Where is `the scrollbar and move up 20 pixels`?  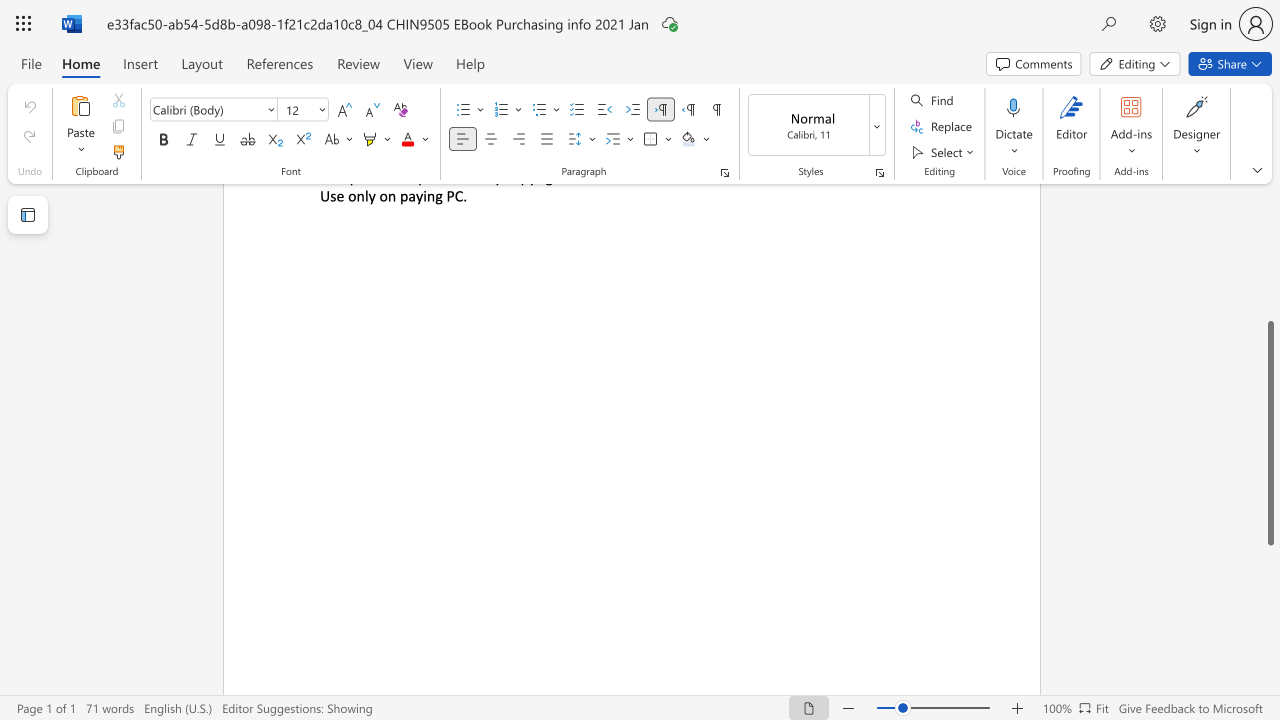 the scrollbar and move up 20 pixels is located at coordinates (1269, 432).